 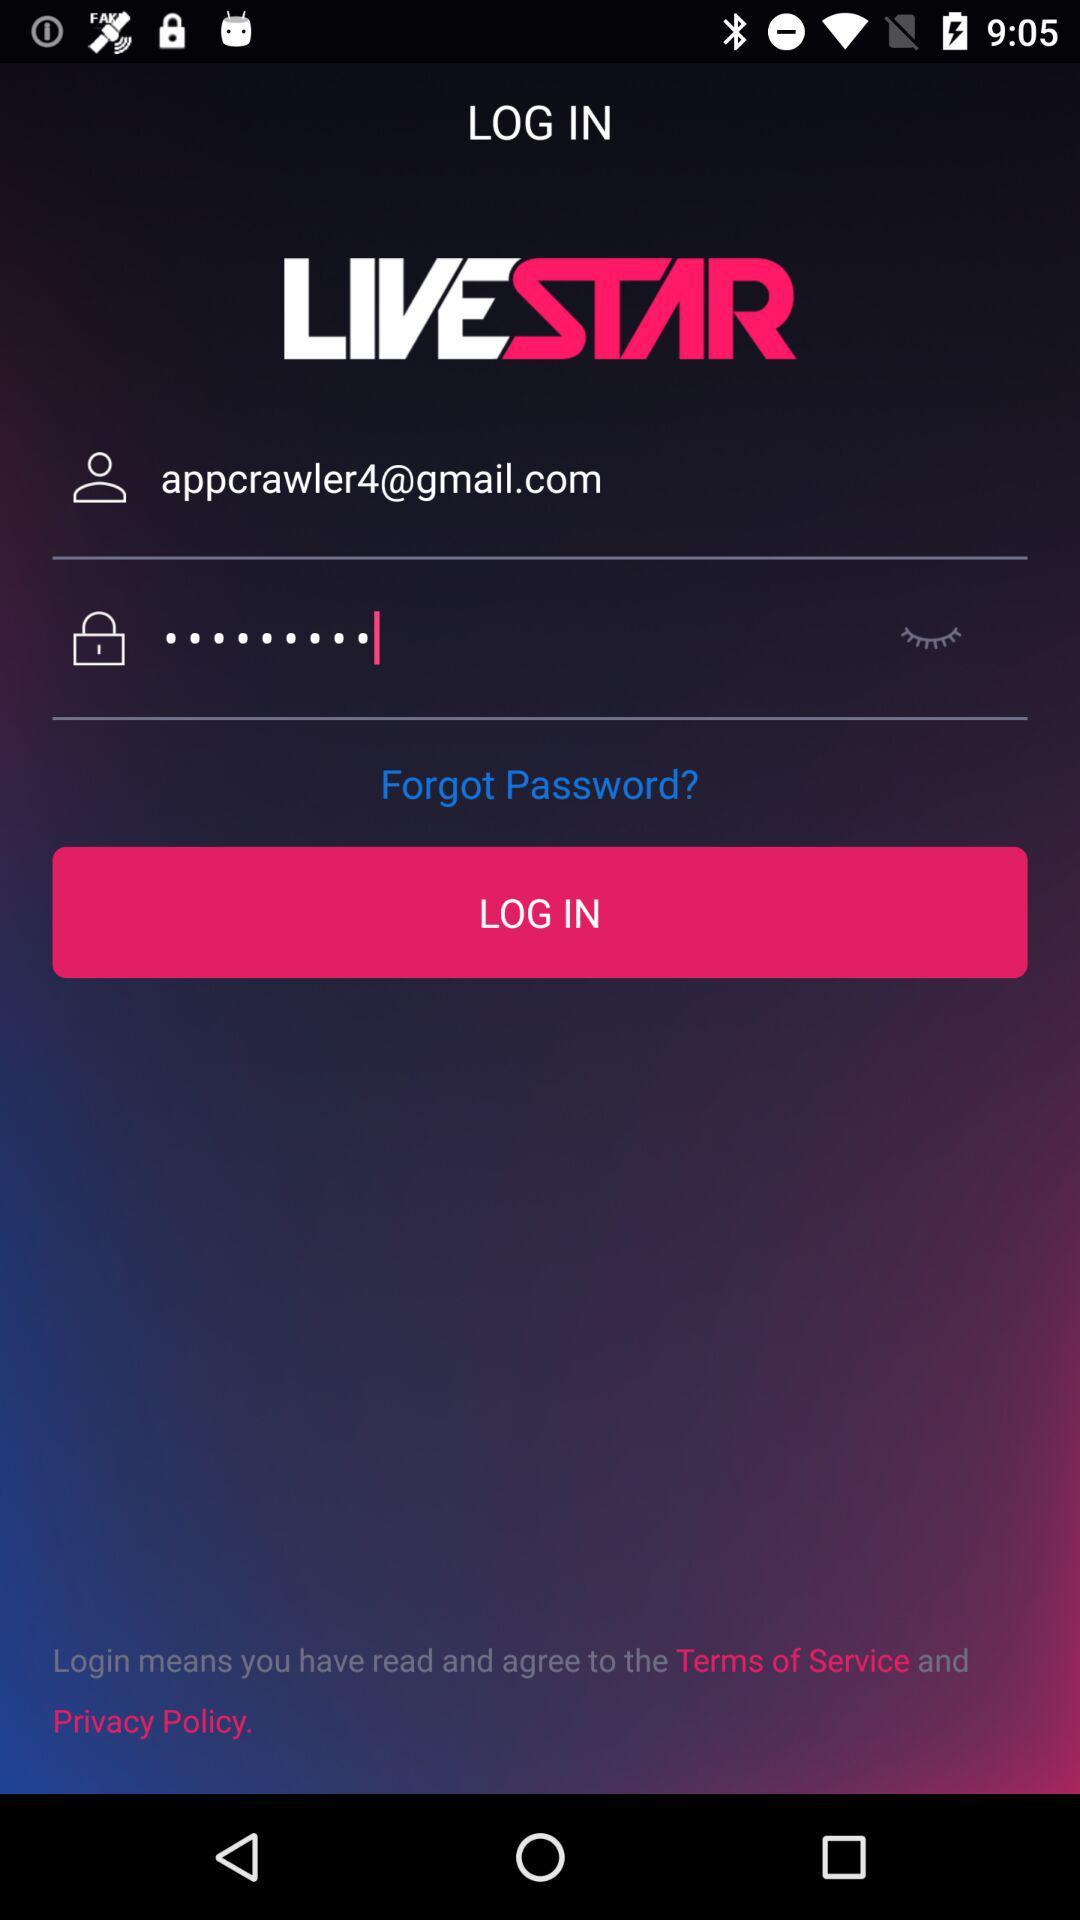 I want to click on the icon below the log in icon, so click(x=540, y=1688).